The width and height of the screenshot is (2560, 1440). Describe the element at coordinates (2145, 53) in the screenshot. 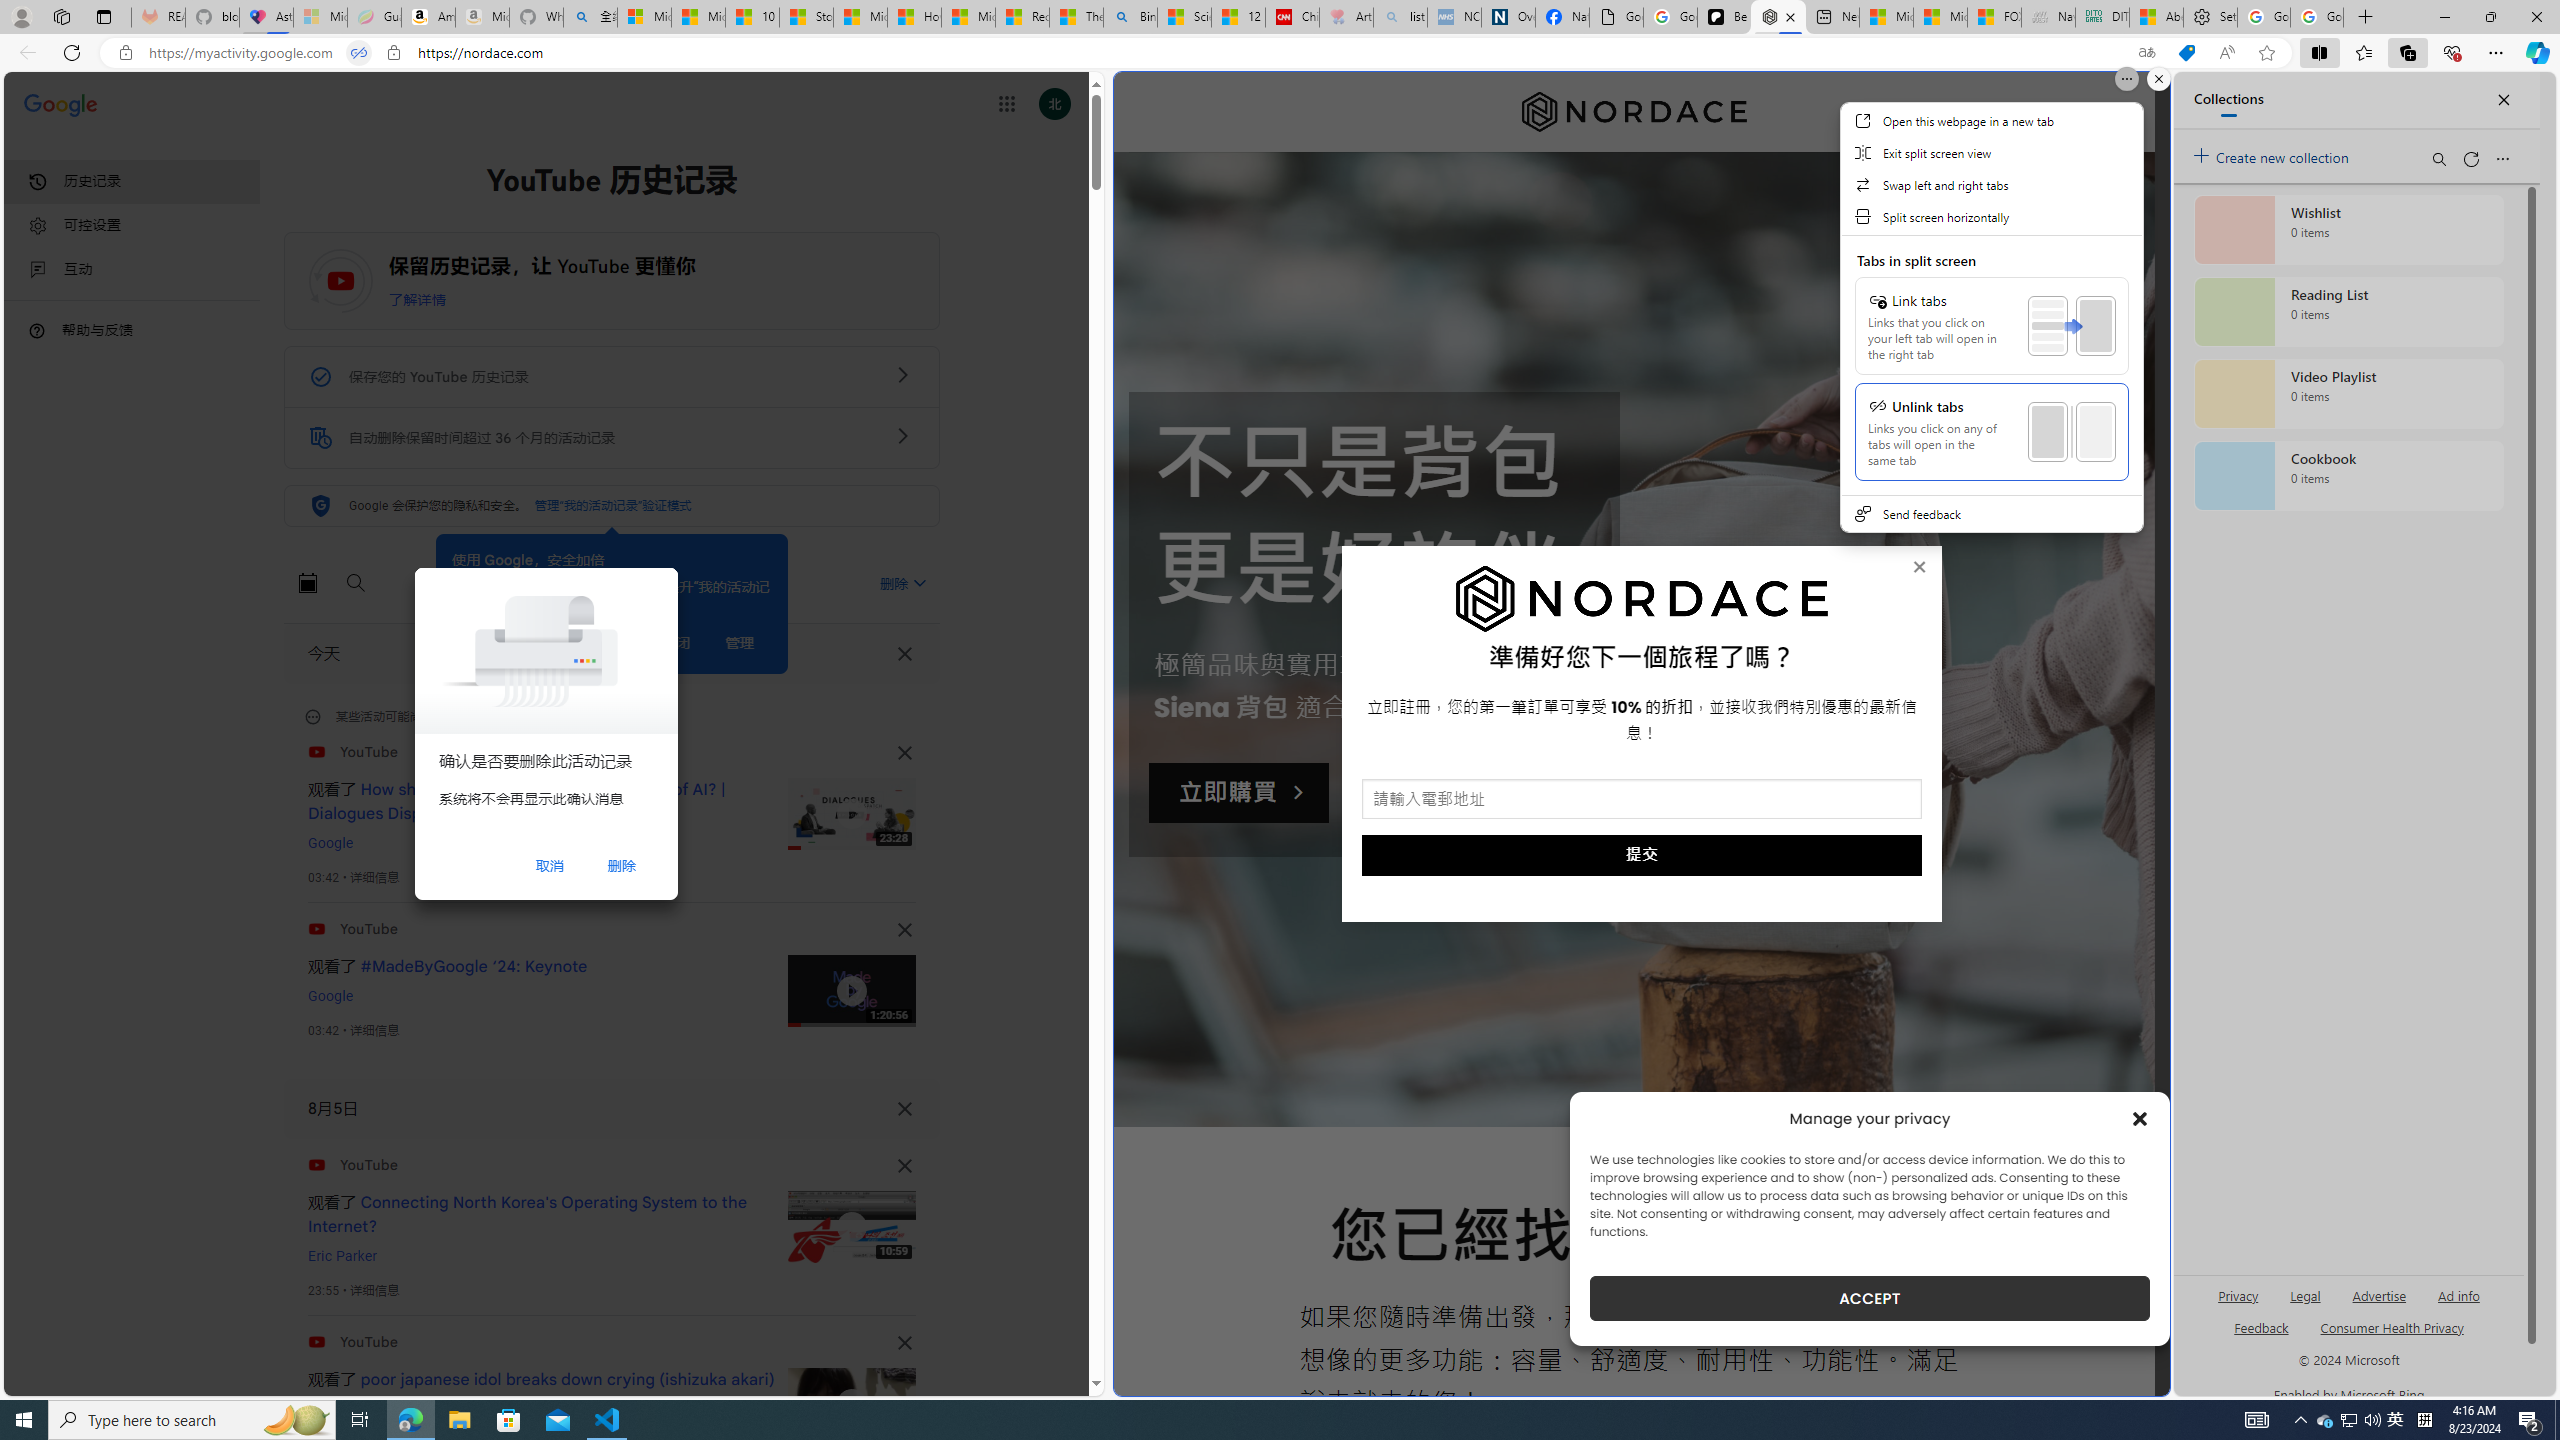

I see `'Show translate options'` at that location.